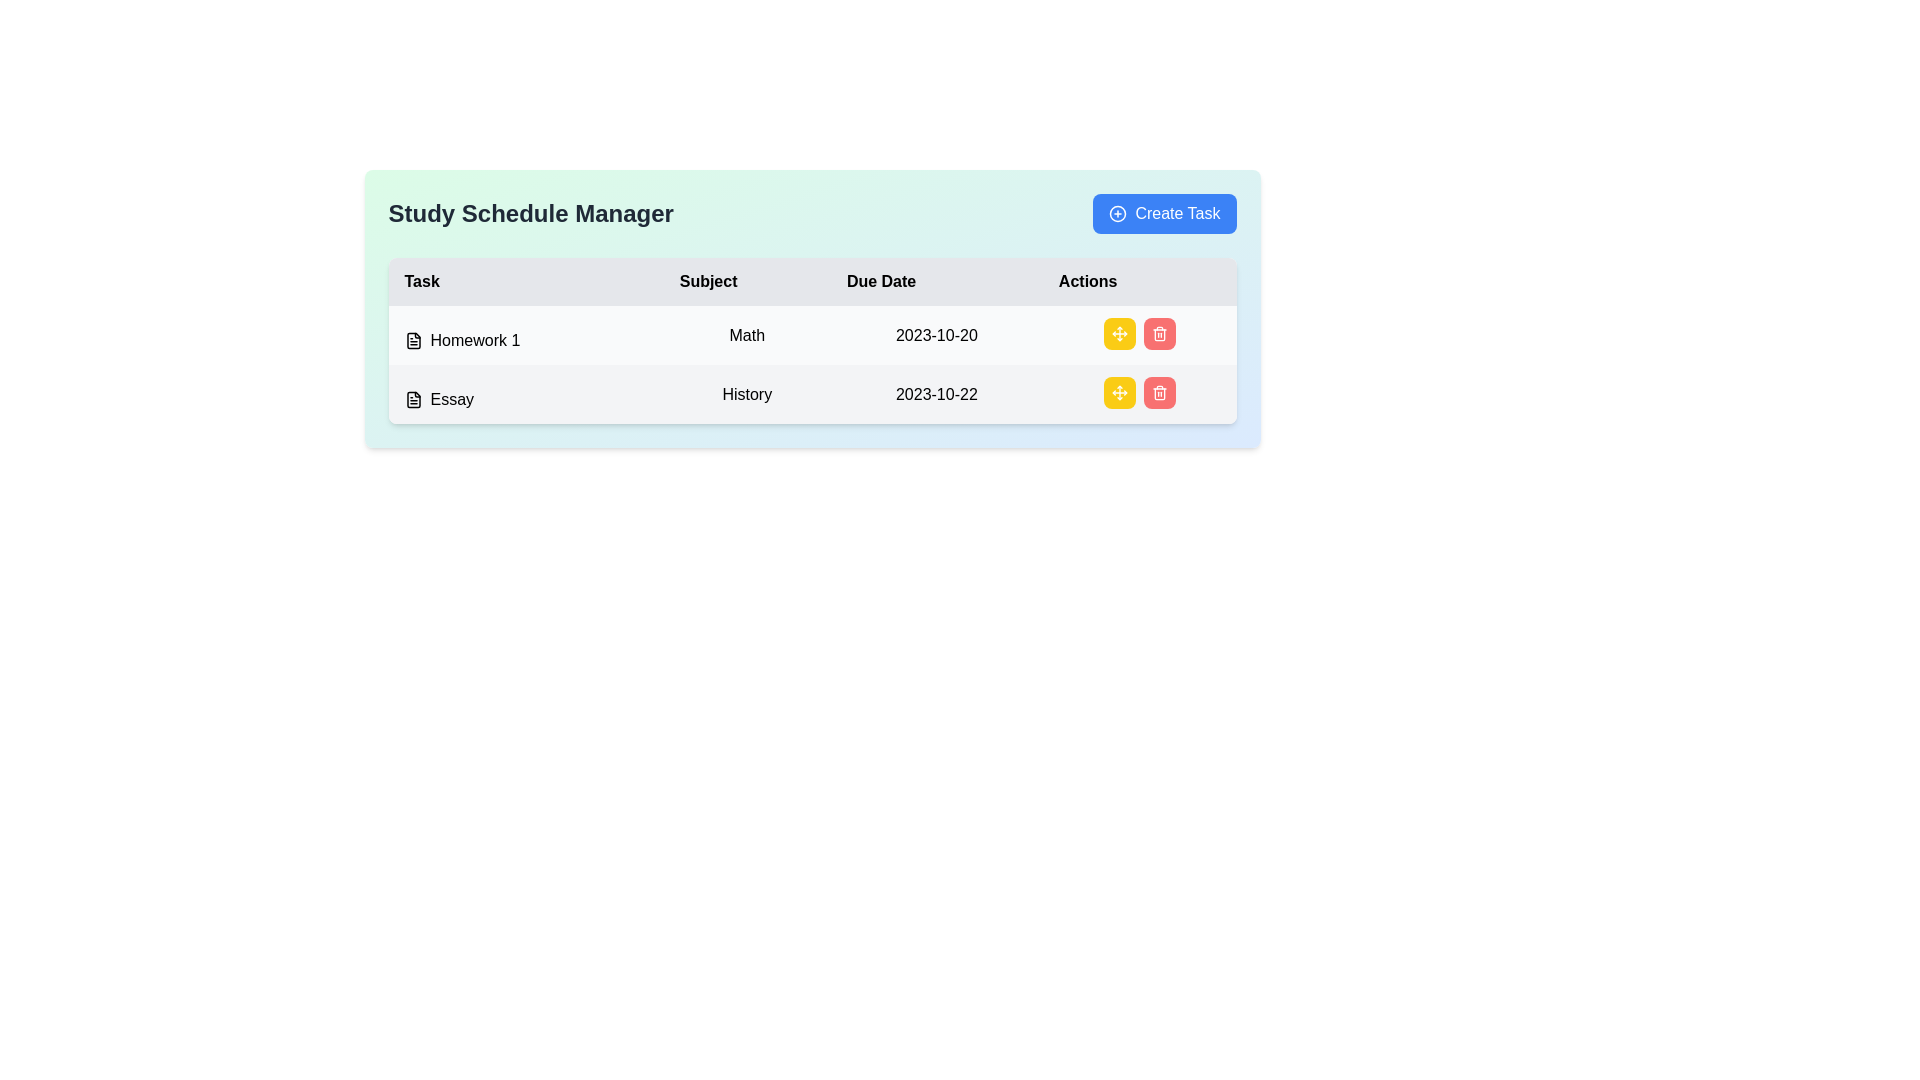 The height and width of the screenshot is (1080, 1920). What do you see at coordinates (412, 339) in the screenshot?
I see `the 'Homework 1' document icon, which is the first icon in the 'Task' column of the task list, positioned above the 'Essay' icon` at bounding box center [412, 339].